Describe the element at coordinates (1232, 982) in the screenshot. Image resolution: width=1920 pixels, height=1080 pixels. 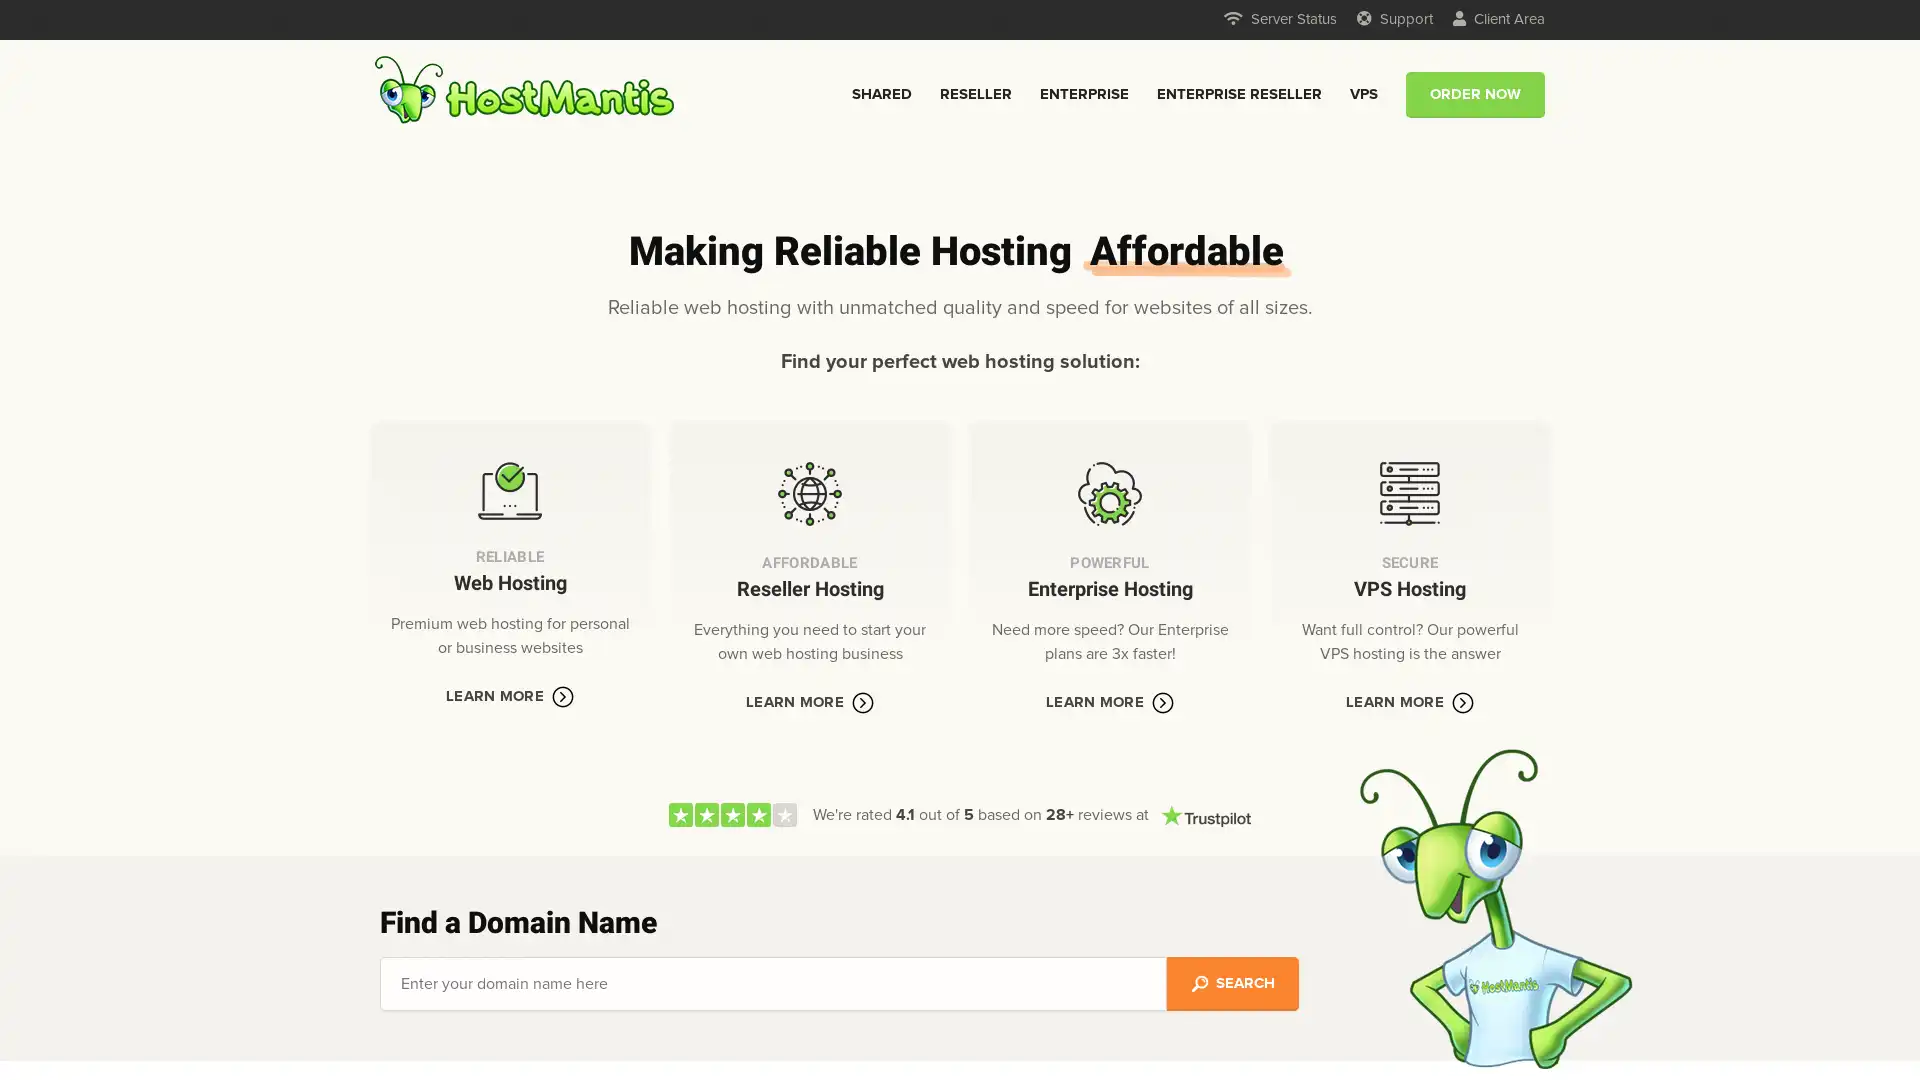
I see `Search` at that location.